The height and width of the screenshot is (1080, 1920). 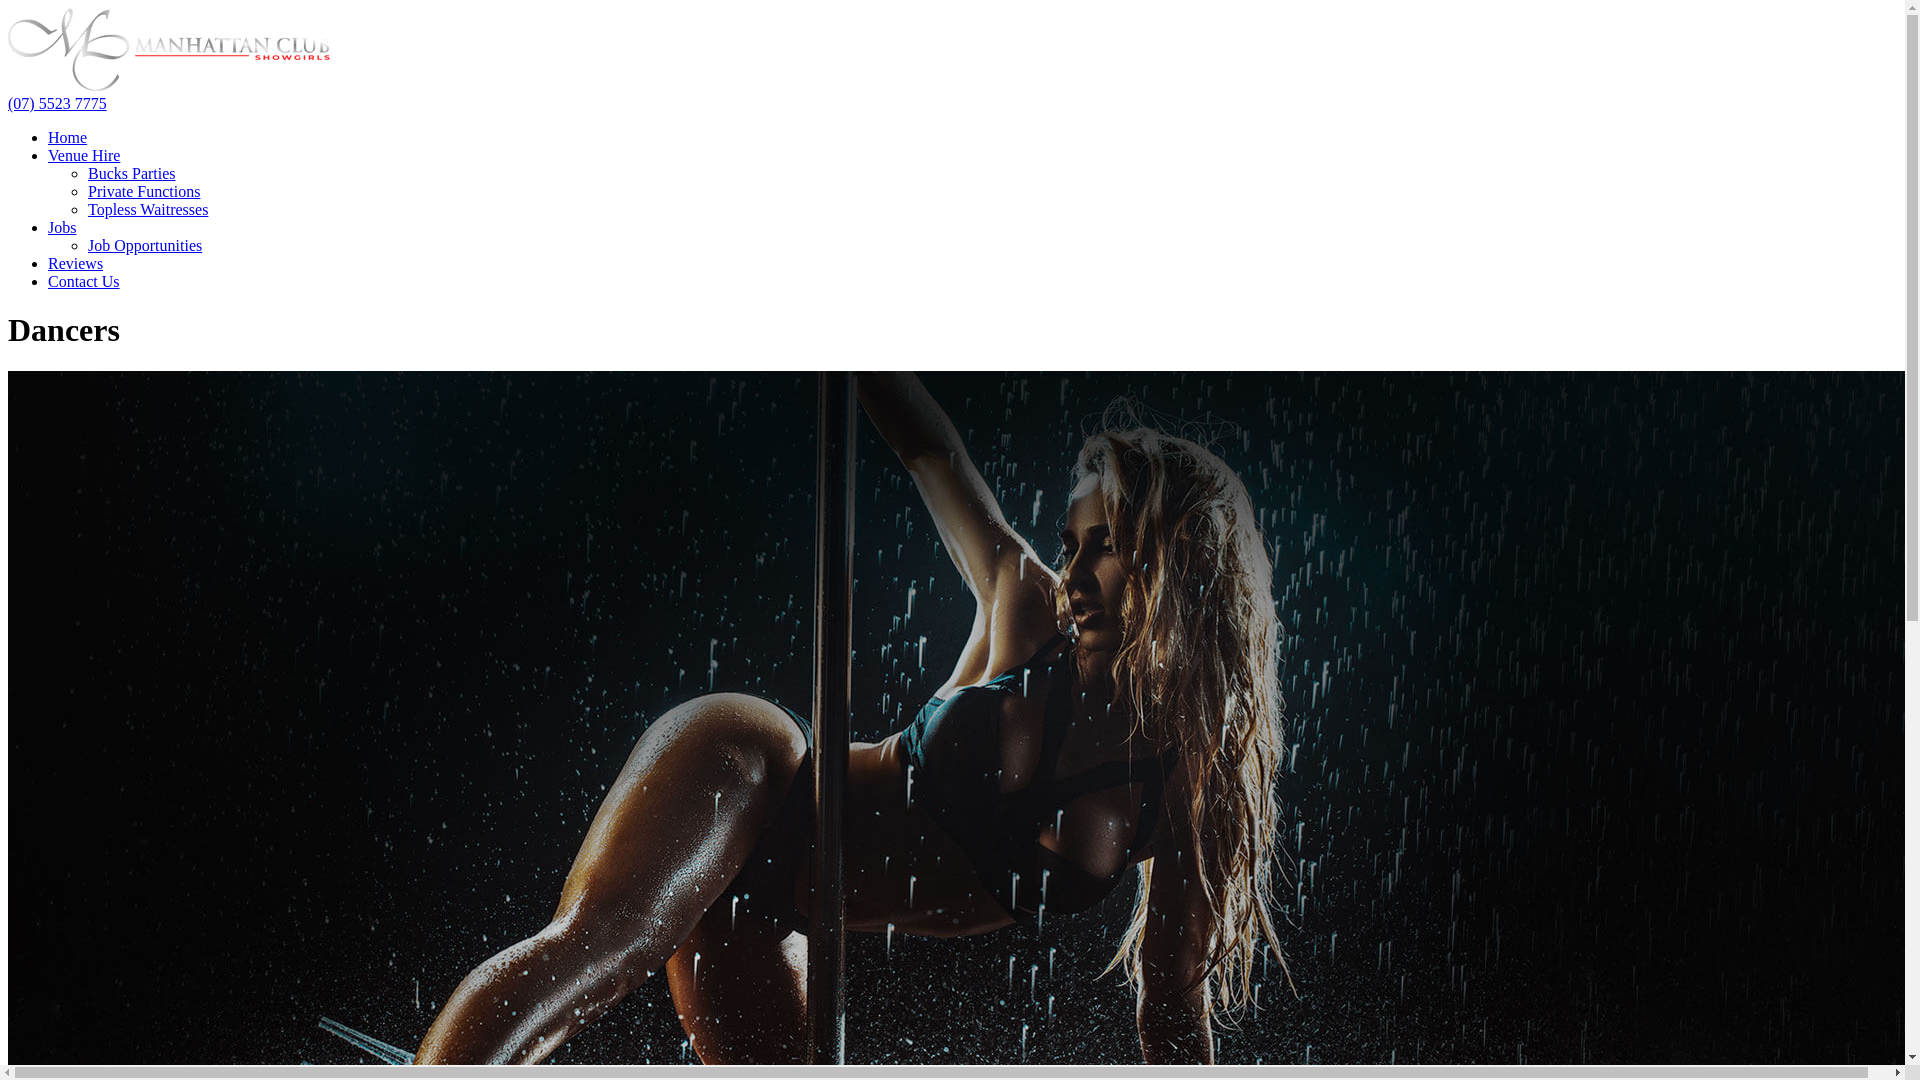 What do you see at coordinates (67, 136) in the screenshot?
I see `'Home'` at bounding box center [67, 136].